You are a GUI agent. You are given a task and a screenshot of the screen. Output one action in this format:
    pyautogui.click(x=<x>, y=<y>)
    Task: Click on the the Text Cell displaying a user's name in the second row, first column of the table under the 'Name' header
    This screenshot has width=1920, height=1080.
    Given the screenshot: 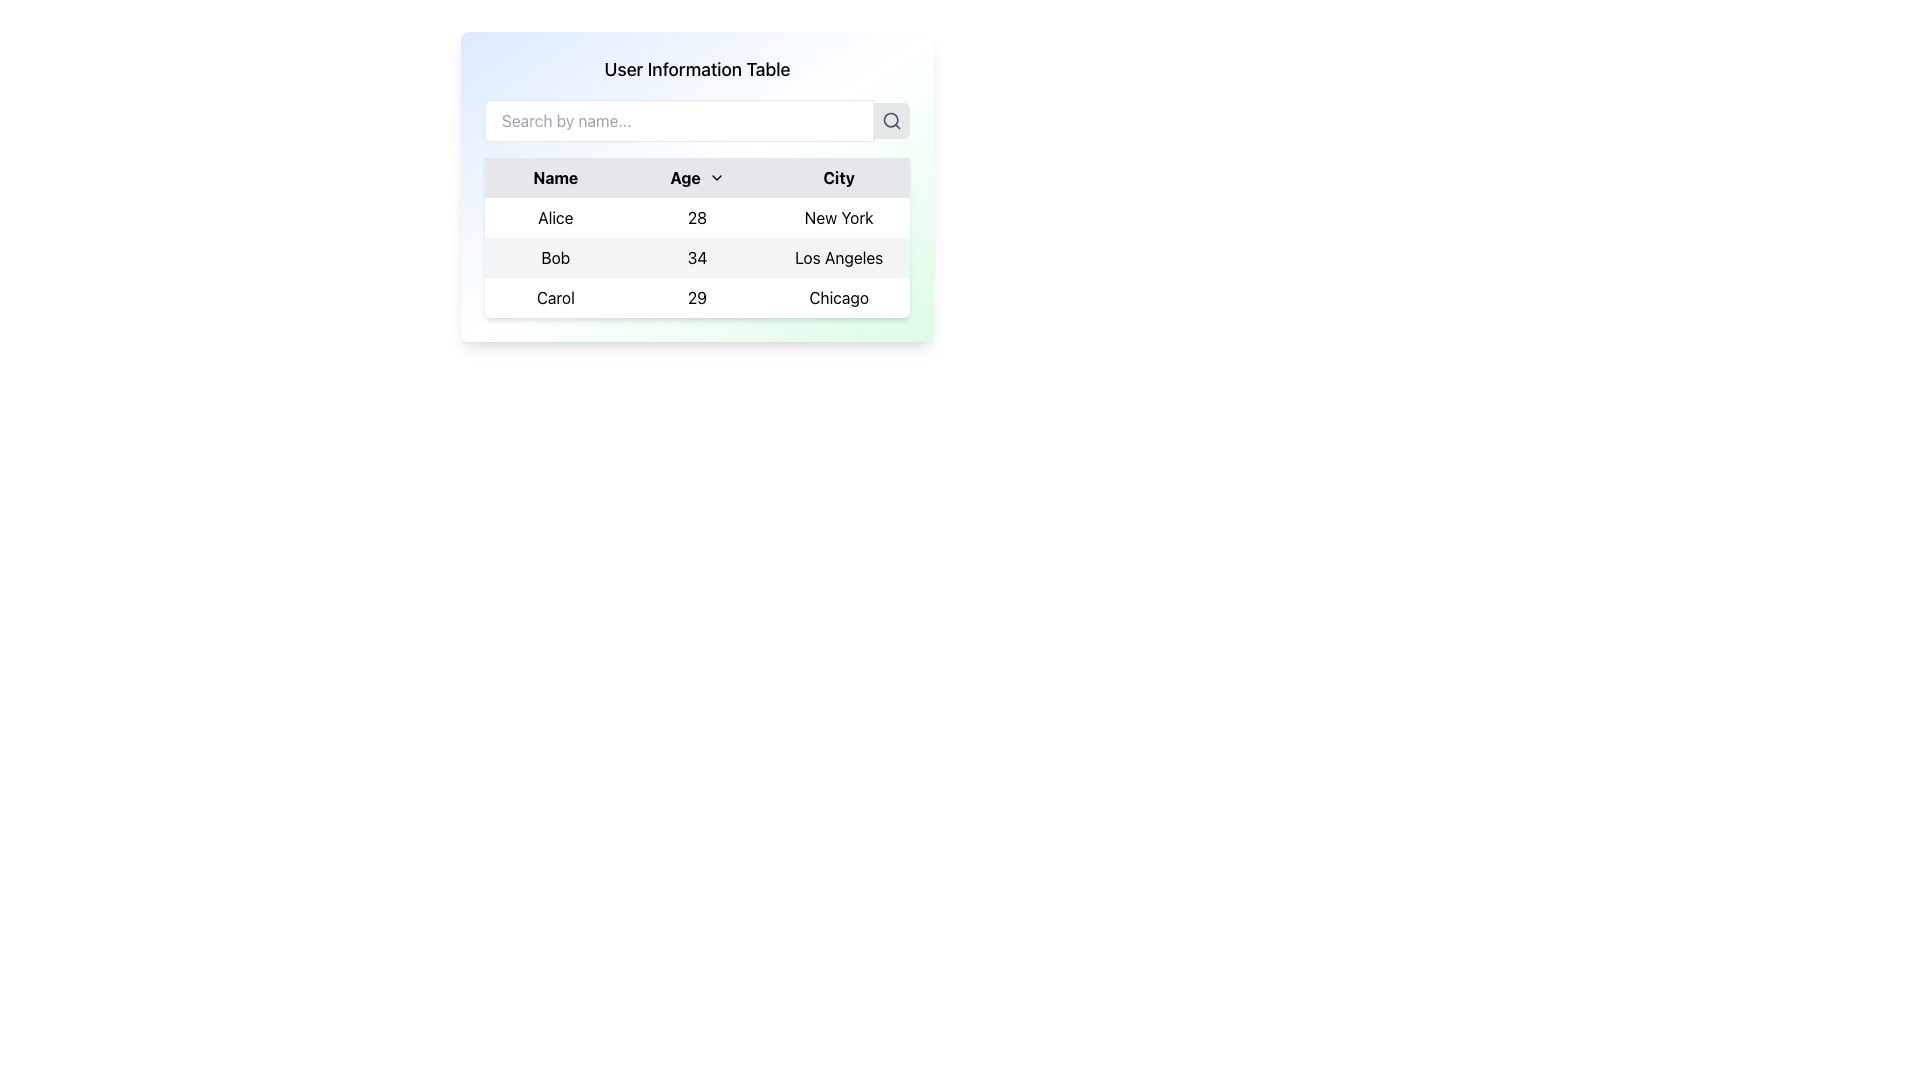 What is the action you would take?
    pyautogui.click(x=555, y=257)
    